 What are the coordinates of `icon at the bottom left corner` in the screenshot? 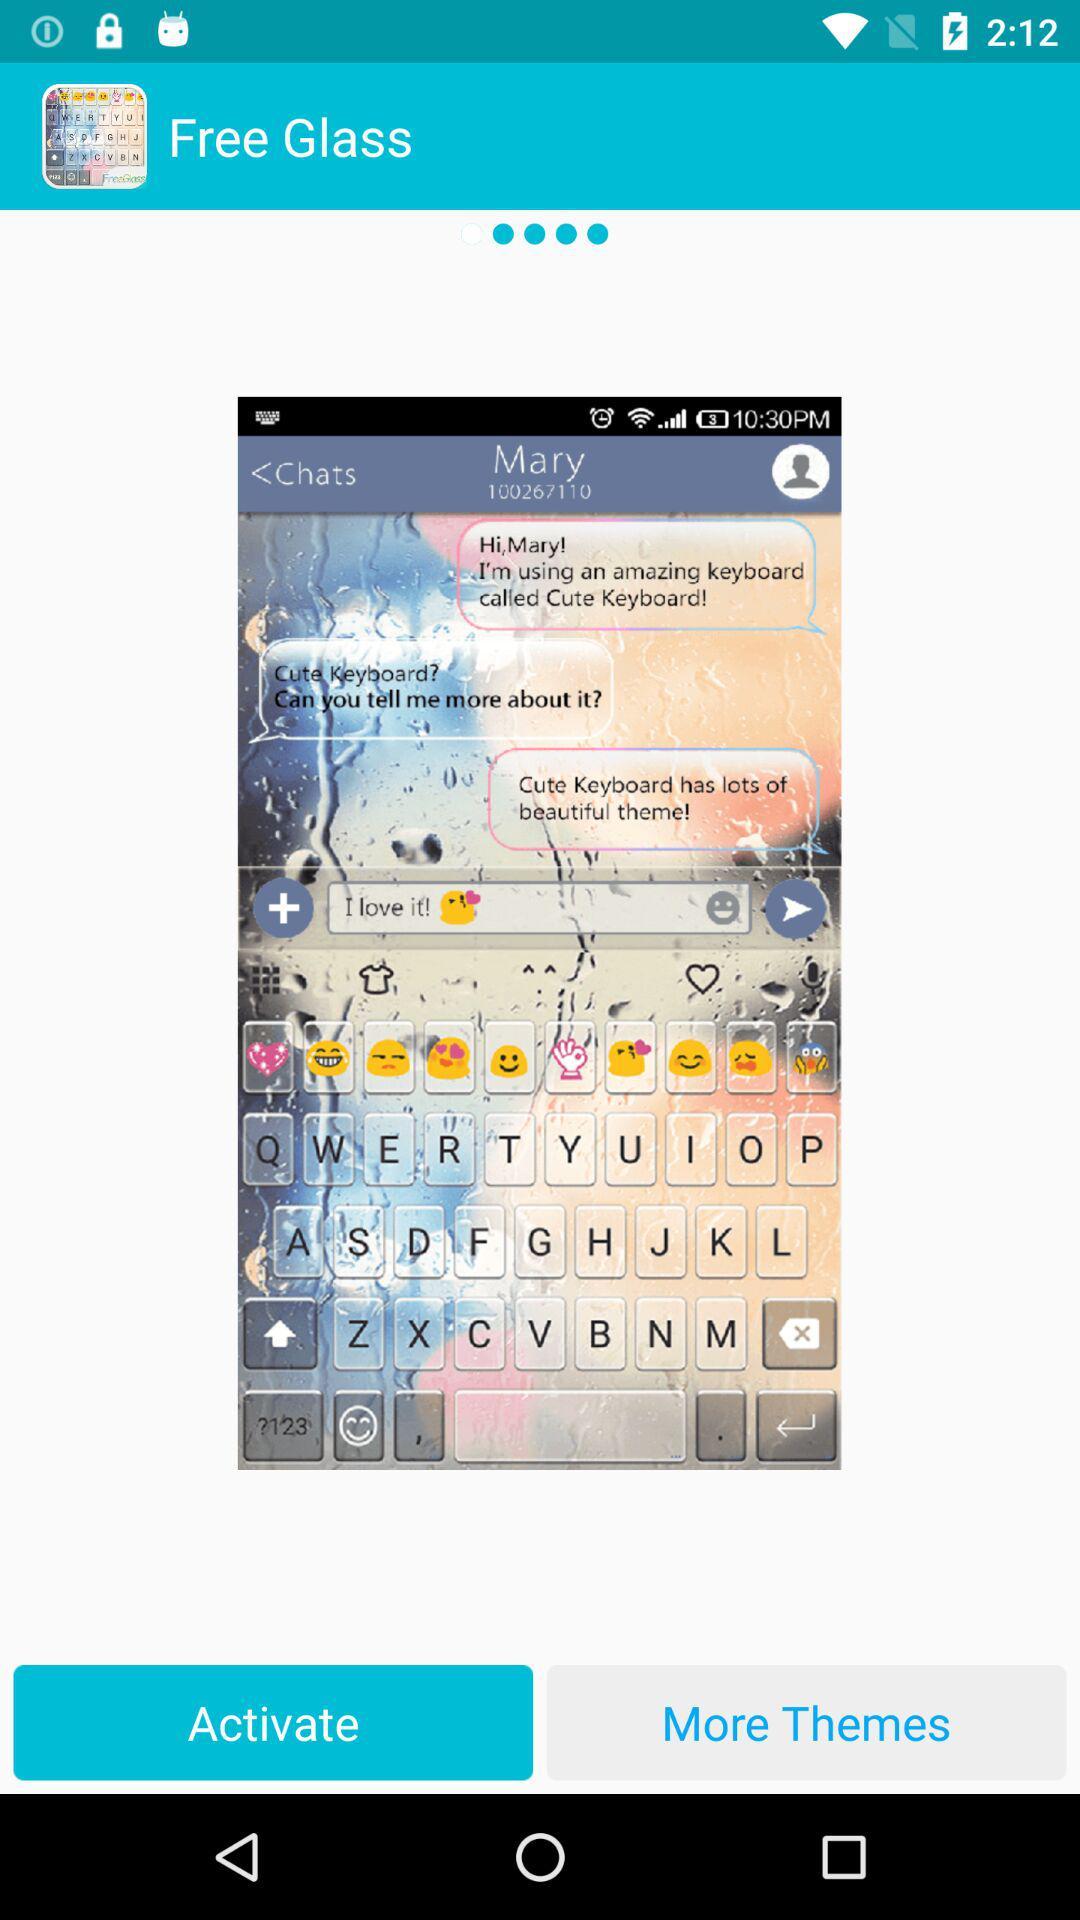 It's located at (273, 1721).